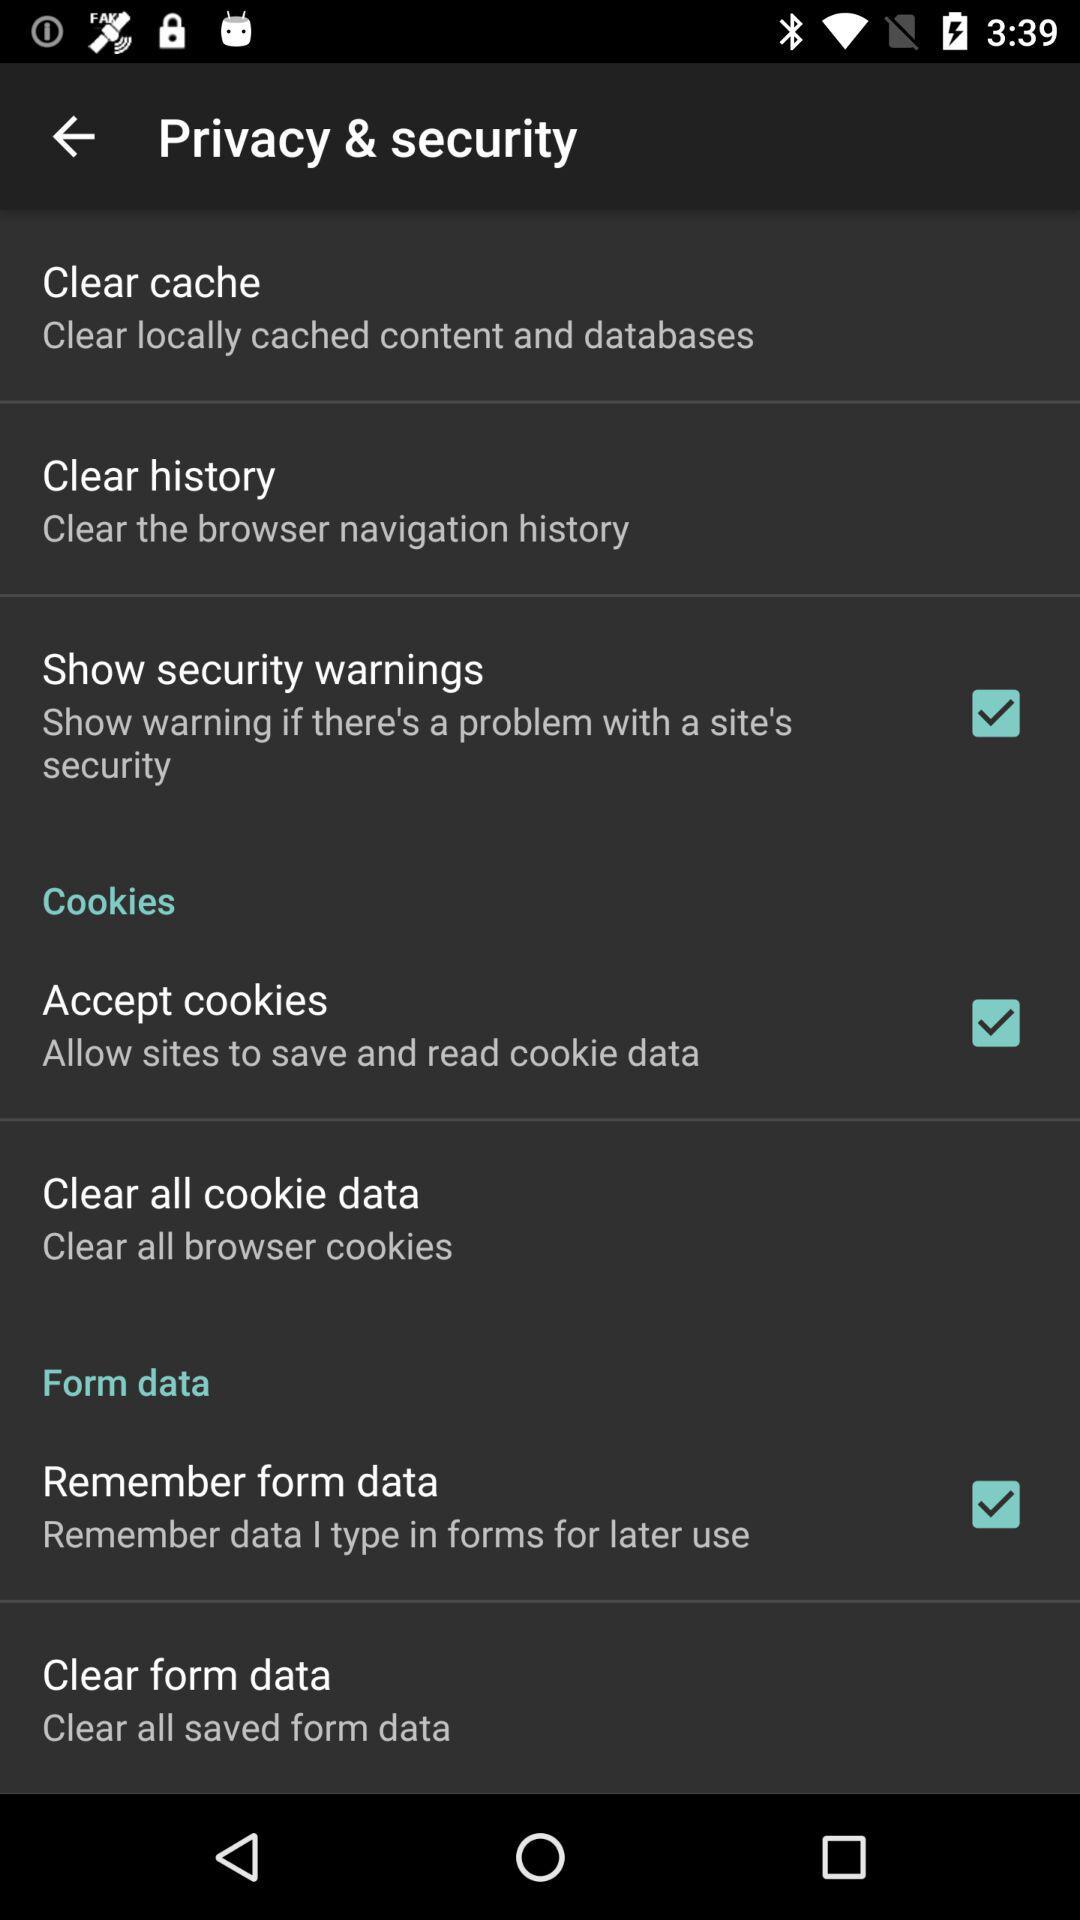  What do you see at coordinates (185, 998) in the screenshot?
I see `accept cookies item` at bounding box center [185, 998].